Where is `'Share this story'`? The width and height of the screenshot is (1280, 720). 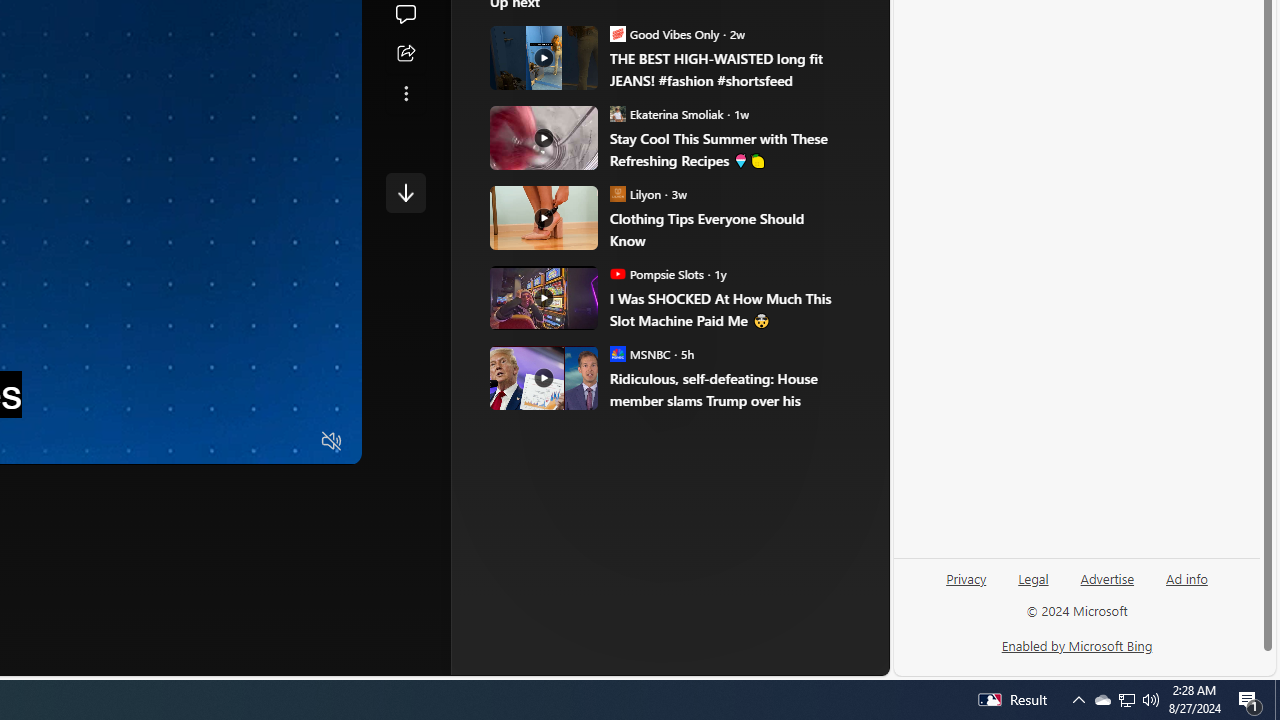
'Share this story' is located at coordinates (405, 53).